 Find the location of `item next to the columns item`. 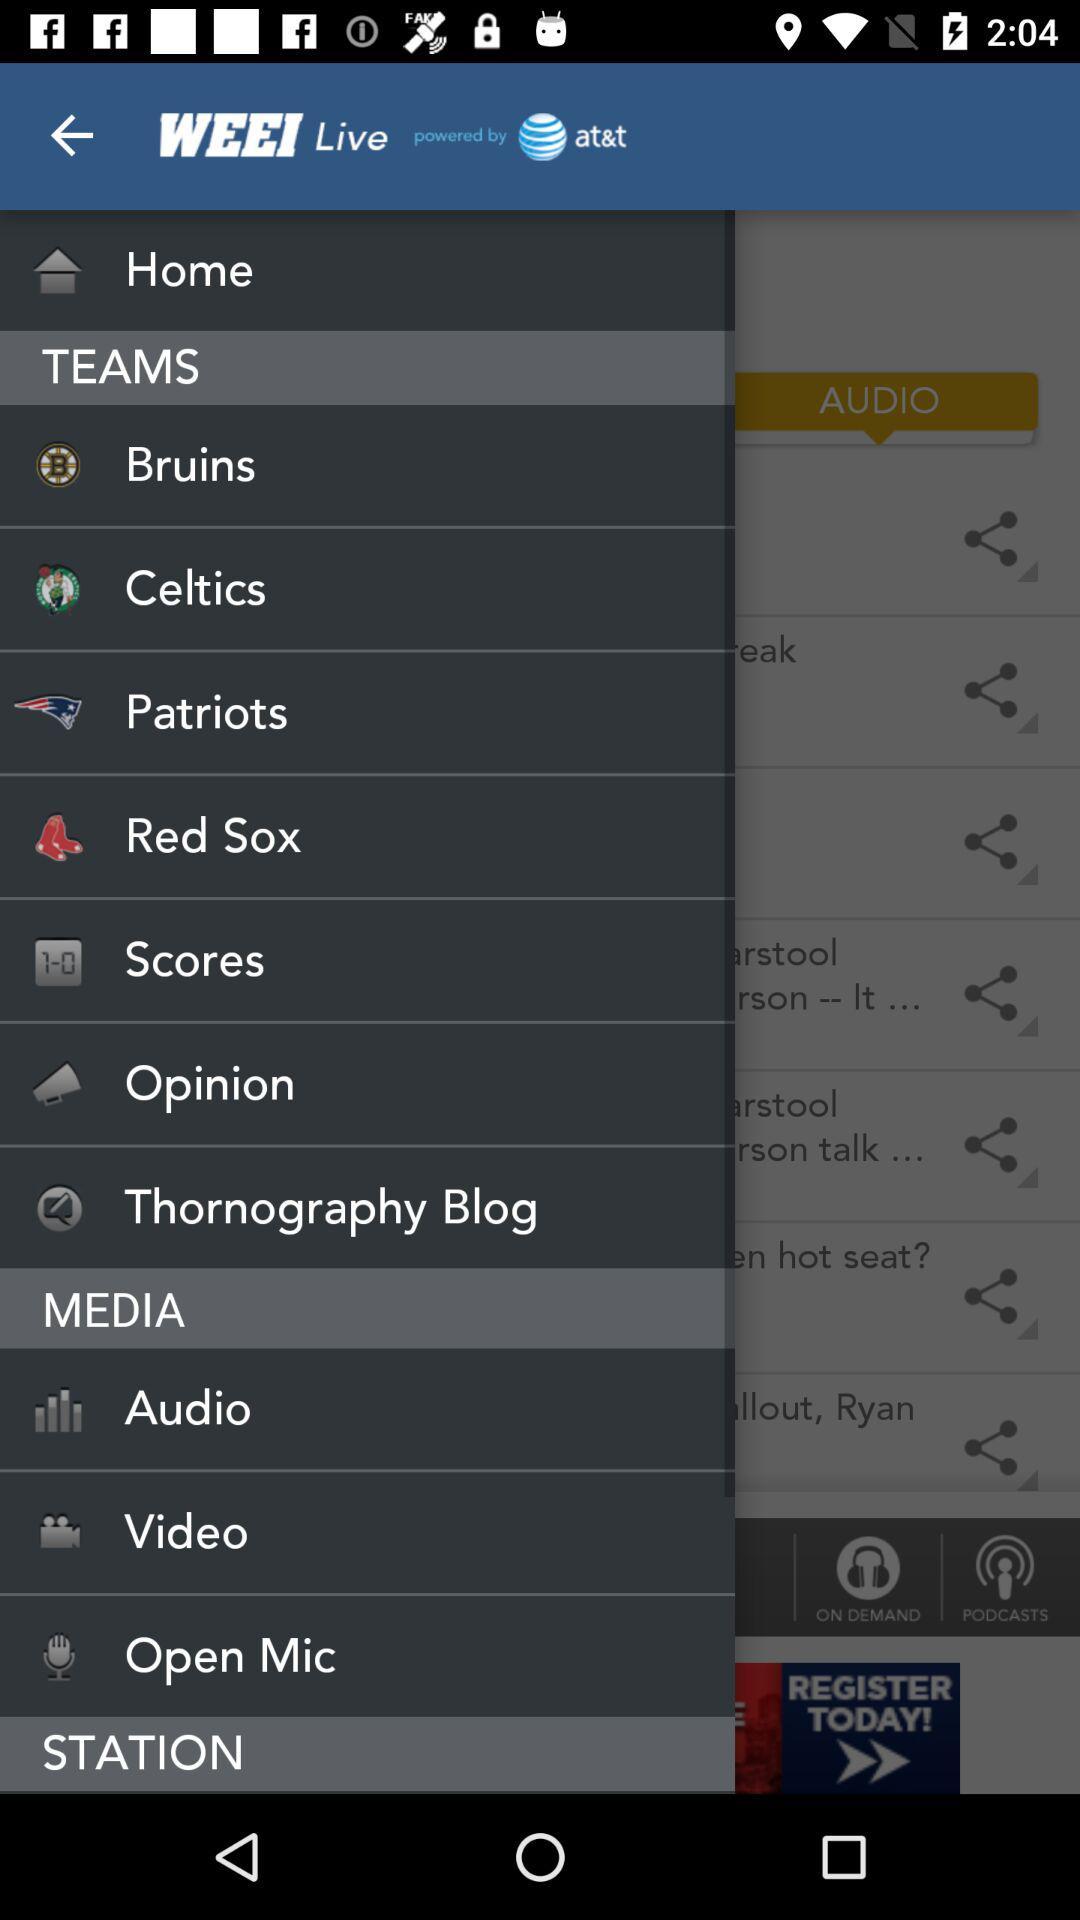

item next to the columns item is located at coordinates (200, 407).